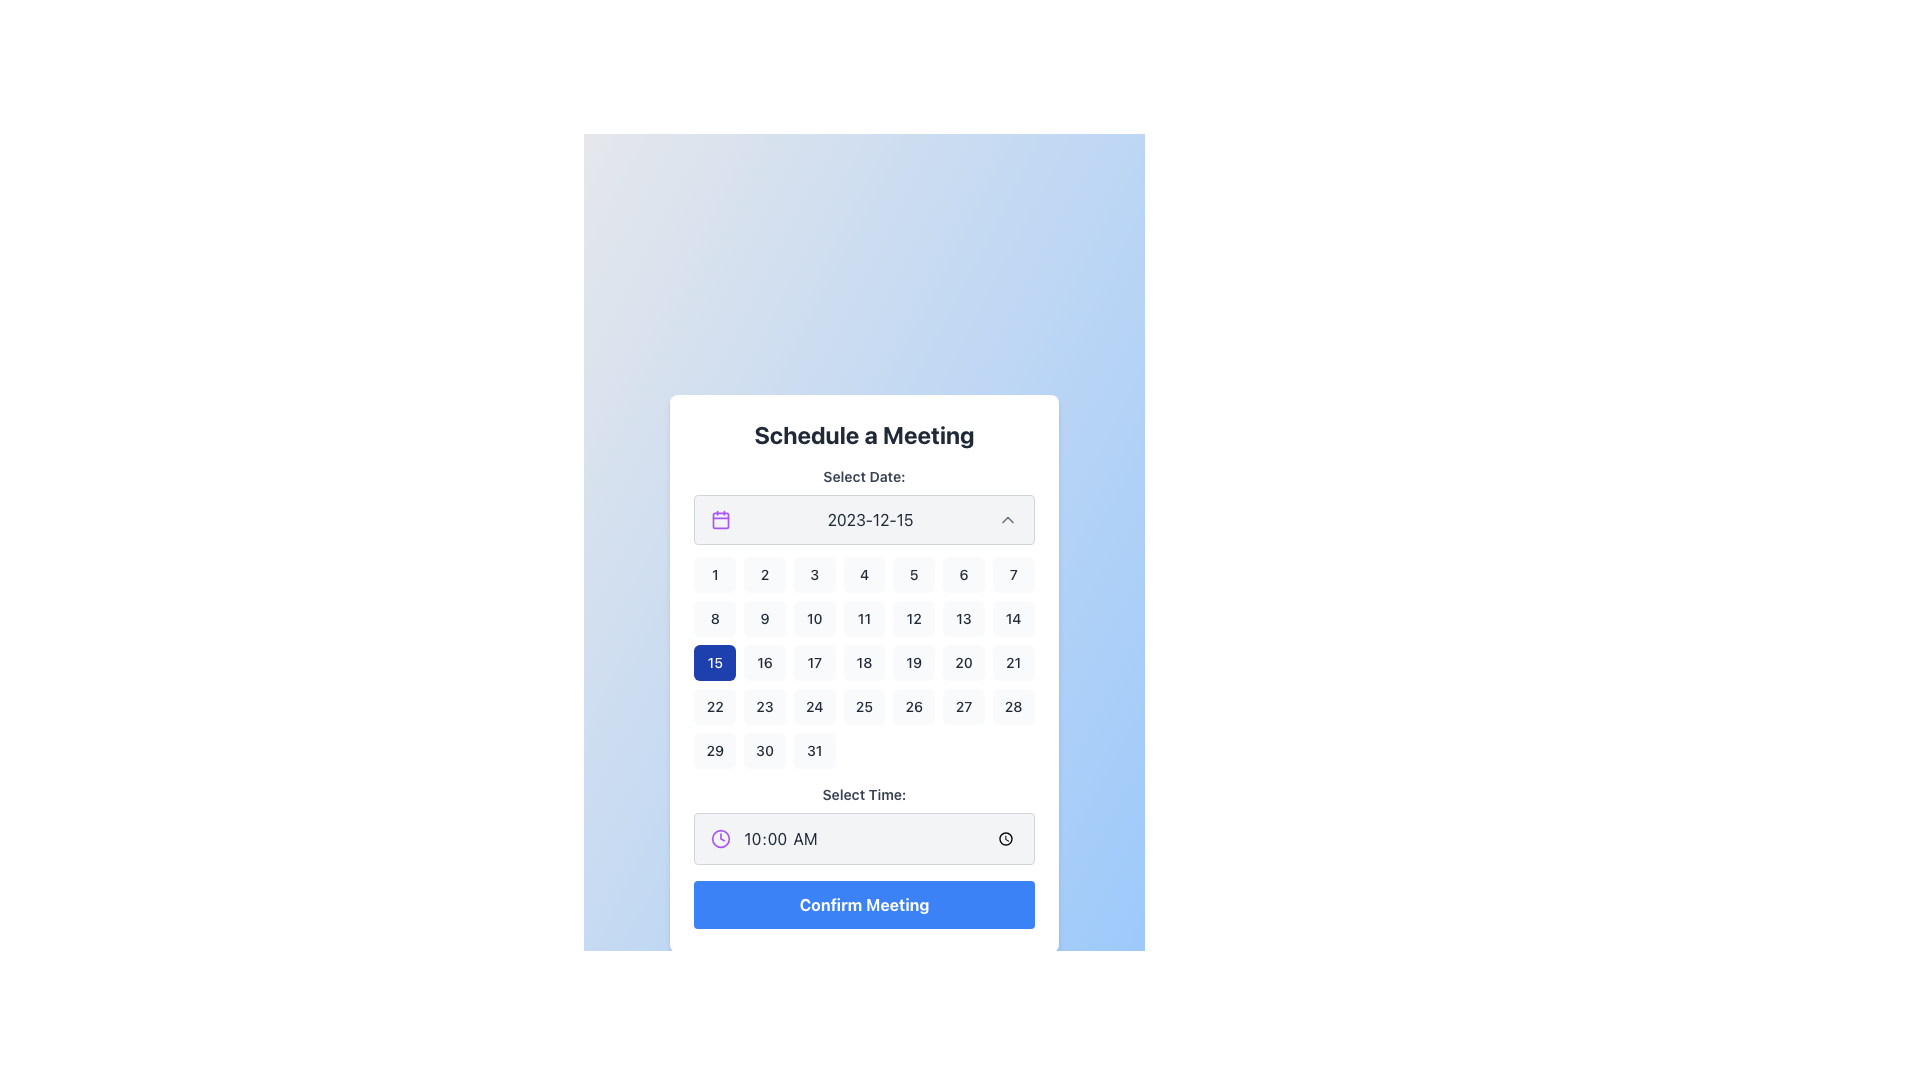  What do you see at coordinates (964, 617) in the screenshot?
I see `the button labeled '13' with a light gray background in the date-picker interface` at bounding box center [964, 617].